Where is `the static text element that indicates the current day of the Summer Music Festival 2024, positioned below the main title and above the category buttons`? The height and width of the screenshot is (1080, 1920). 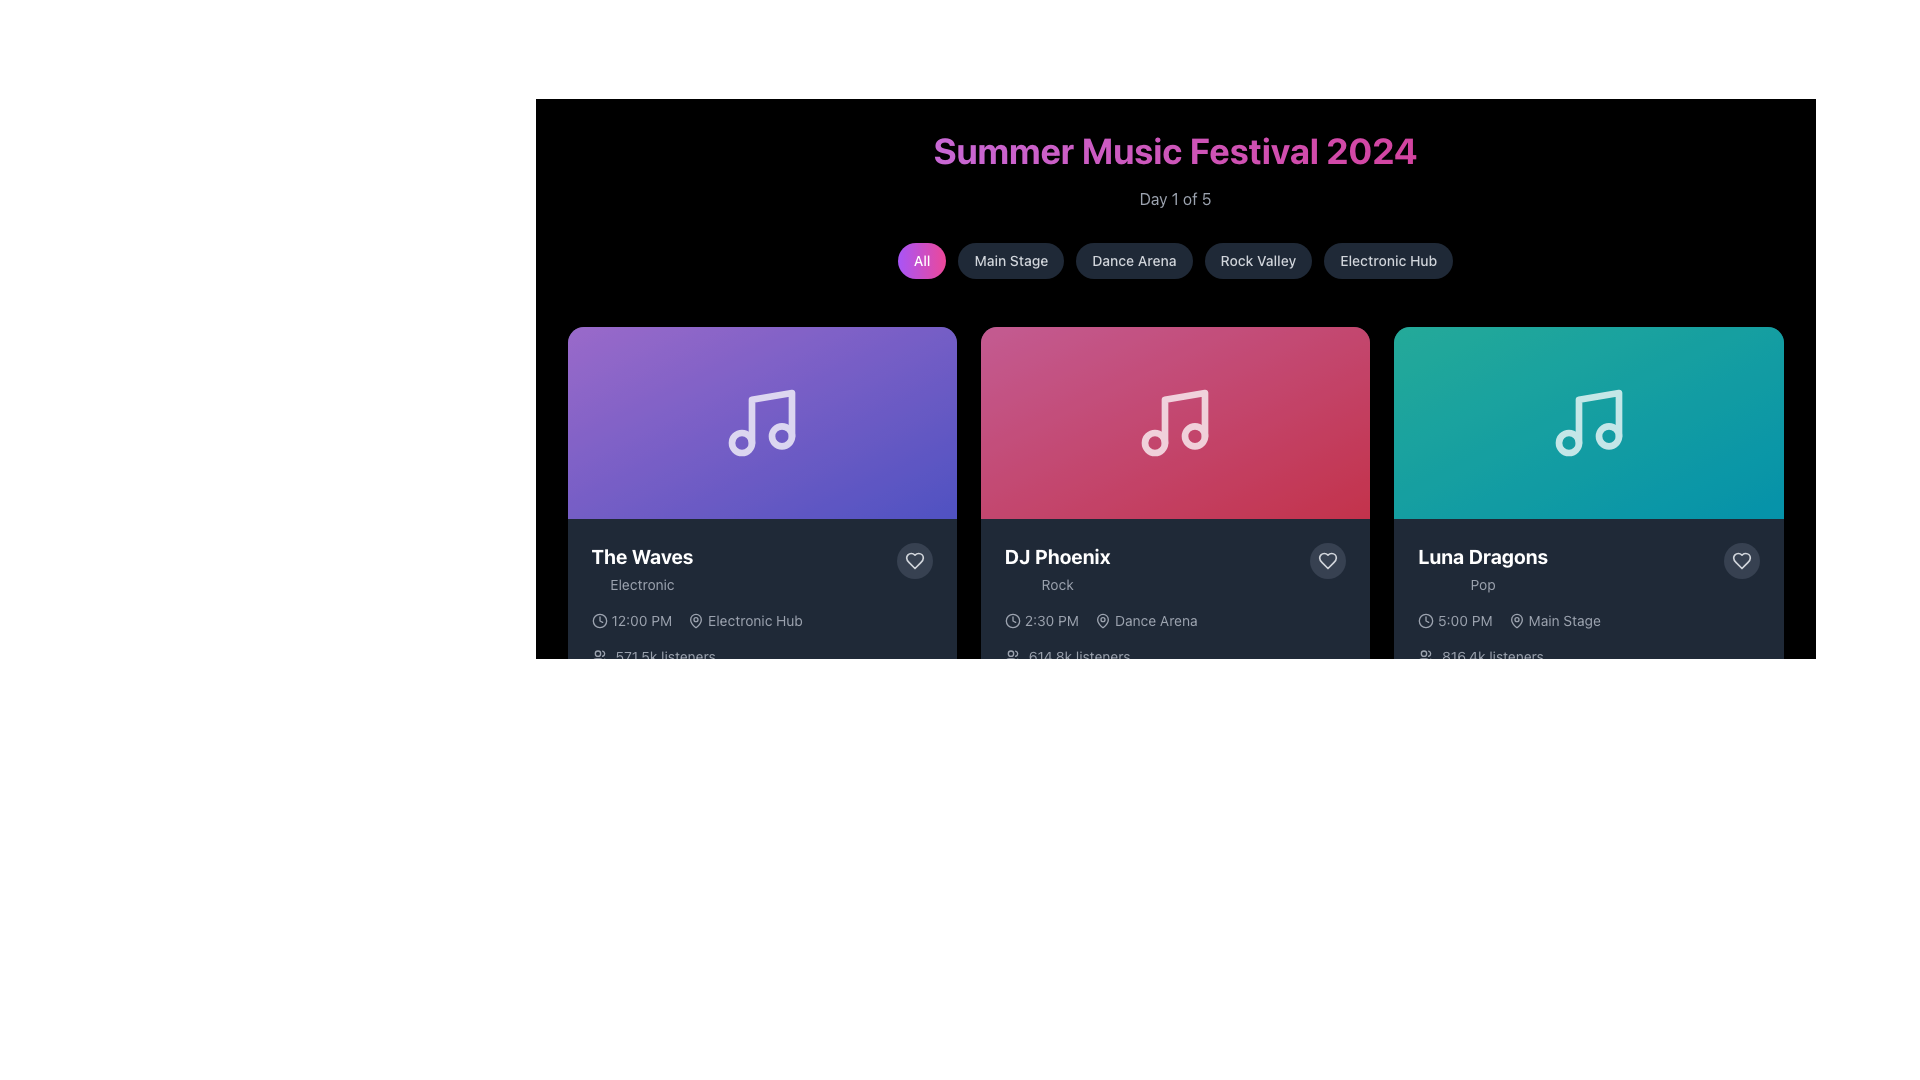 the static text element that indicates the current day of the Summer Music Festival 2024, positioned below the main title and above the category buttons is located at coordinates (1175, 199).